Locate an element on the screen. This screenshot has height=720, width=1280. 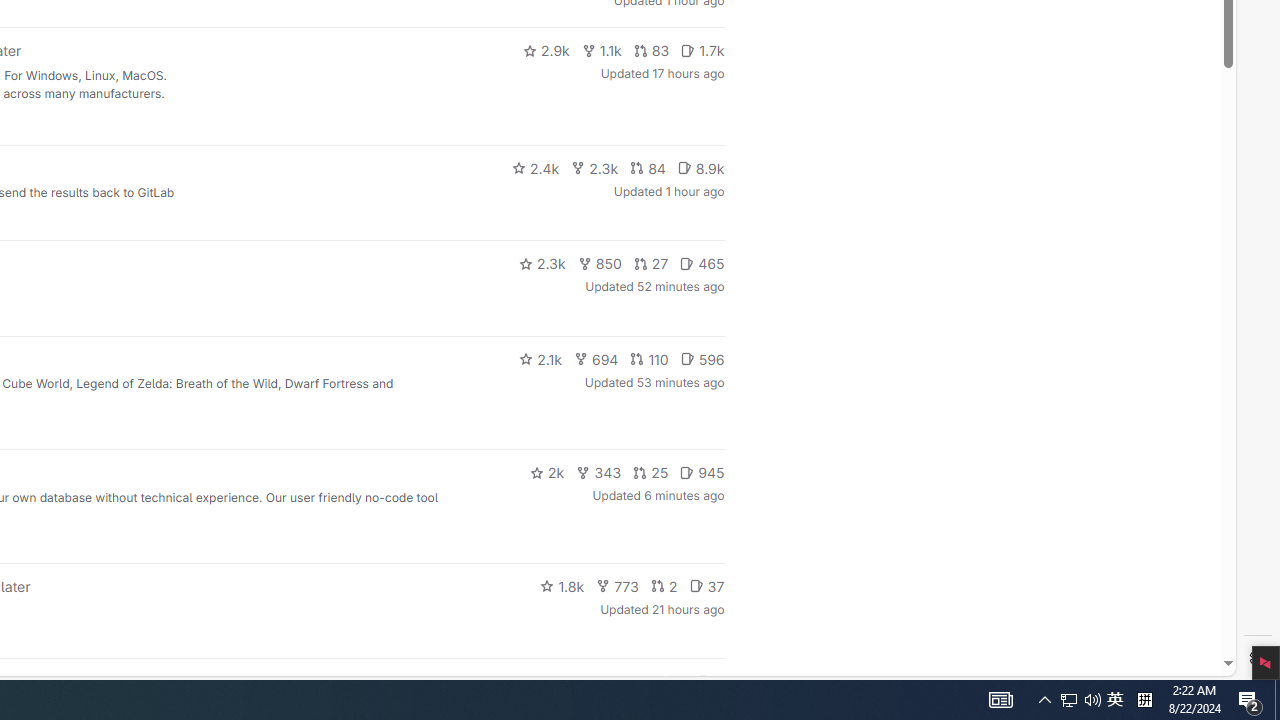
'850' is located at coordinates (598, 262).